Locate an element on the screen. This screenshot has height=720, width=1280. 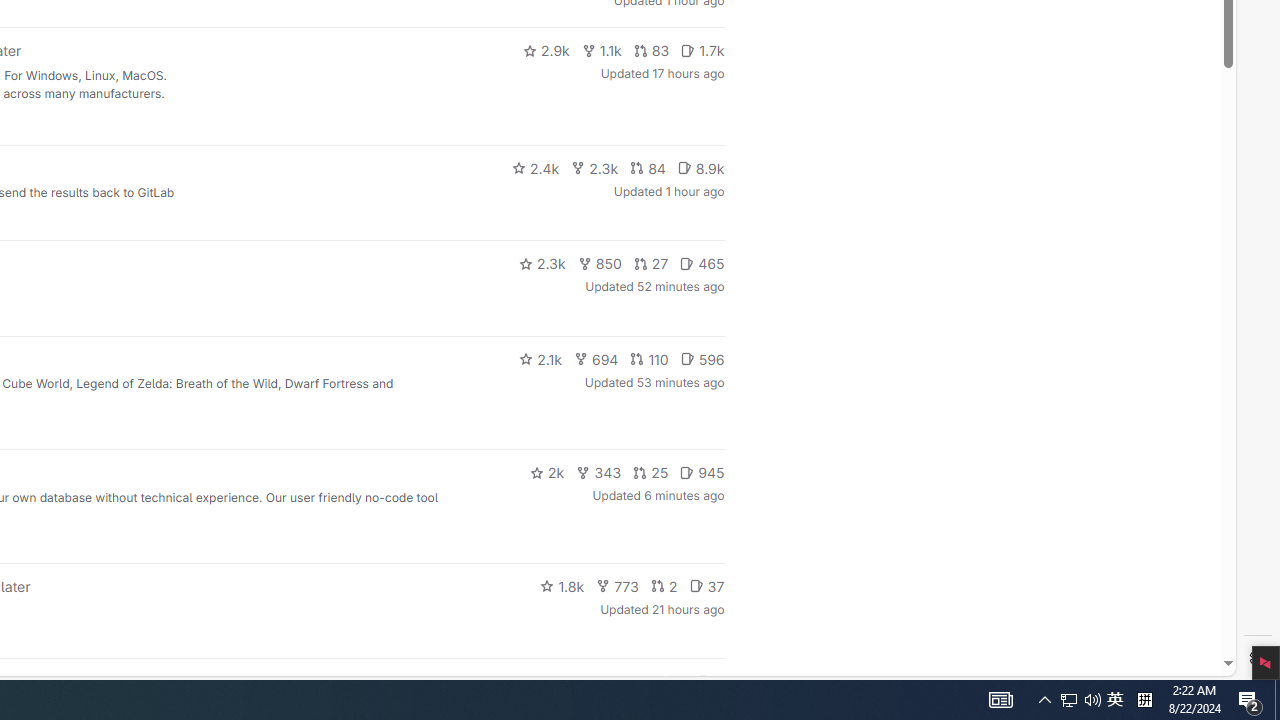
'850' is located at coordinates (598, 262).